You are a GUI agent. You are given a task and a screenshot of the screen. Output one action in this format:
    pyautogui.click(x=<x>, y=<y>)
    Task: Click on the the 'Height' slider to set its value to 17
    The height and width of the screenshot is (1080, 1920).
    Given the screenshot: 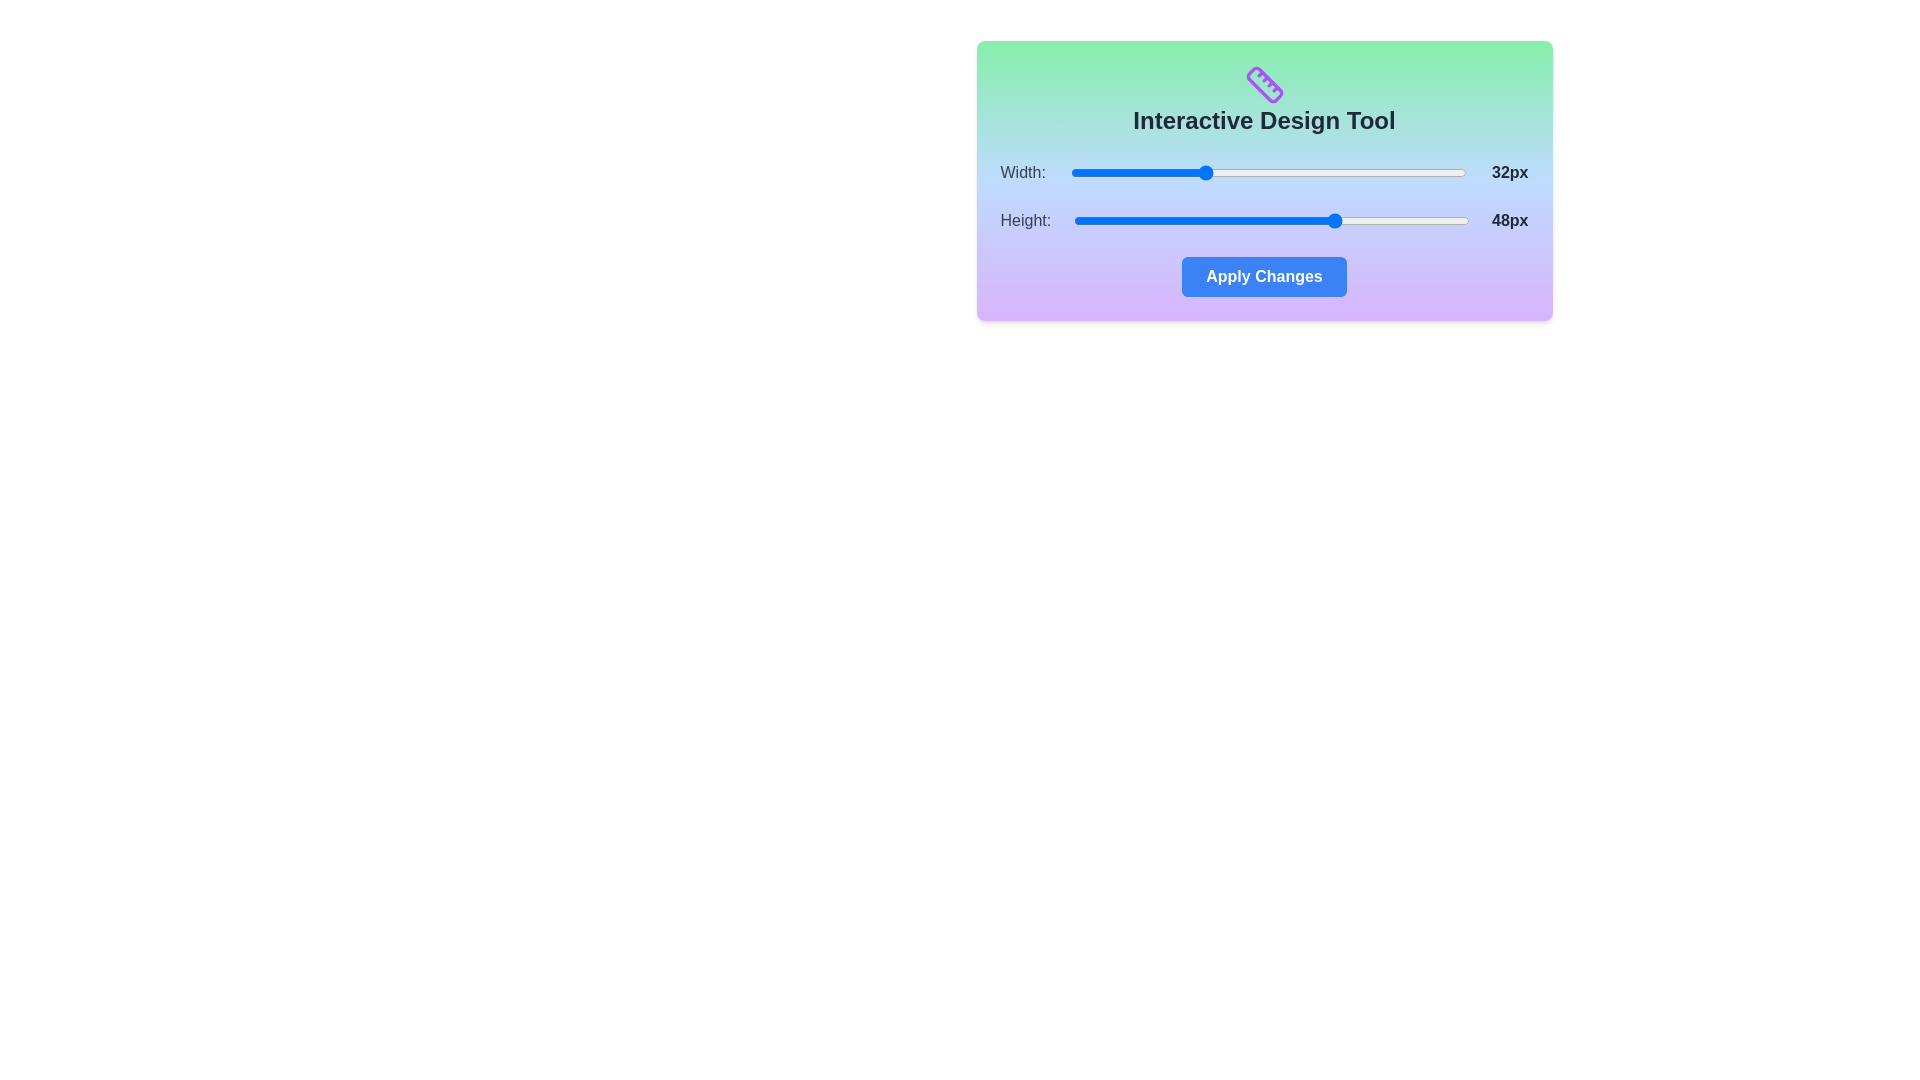 What is the action you would take?
    pyautogui.click(x=1080, y=220)
    